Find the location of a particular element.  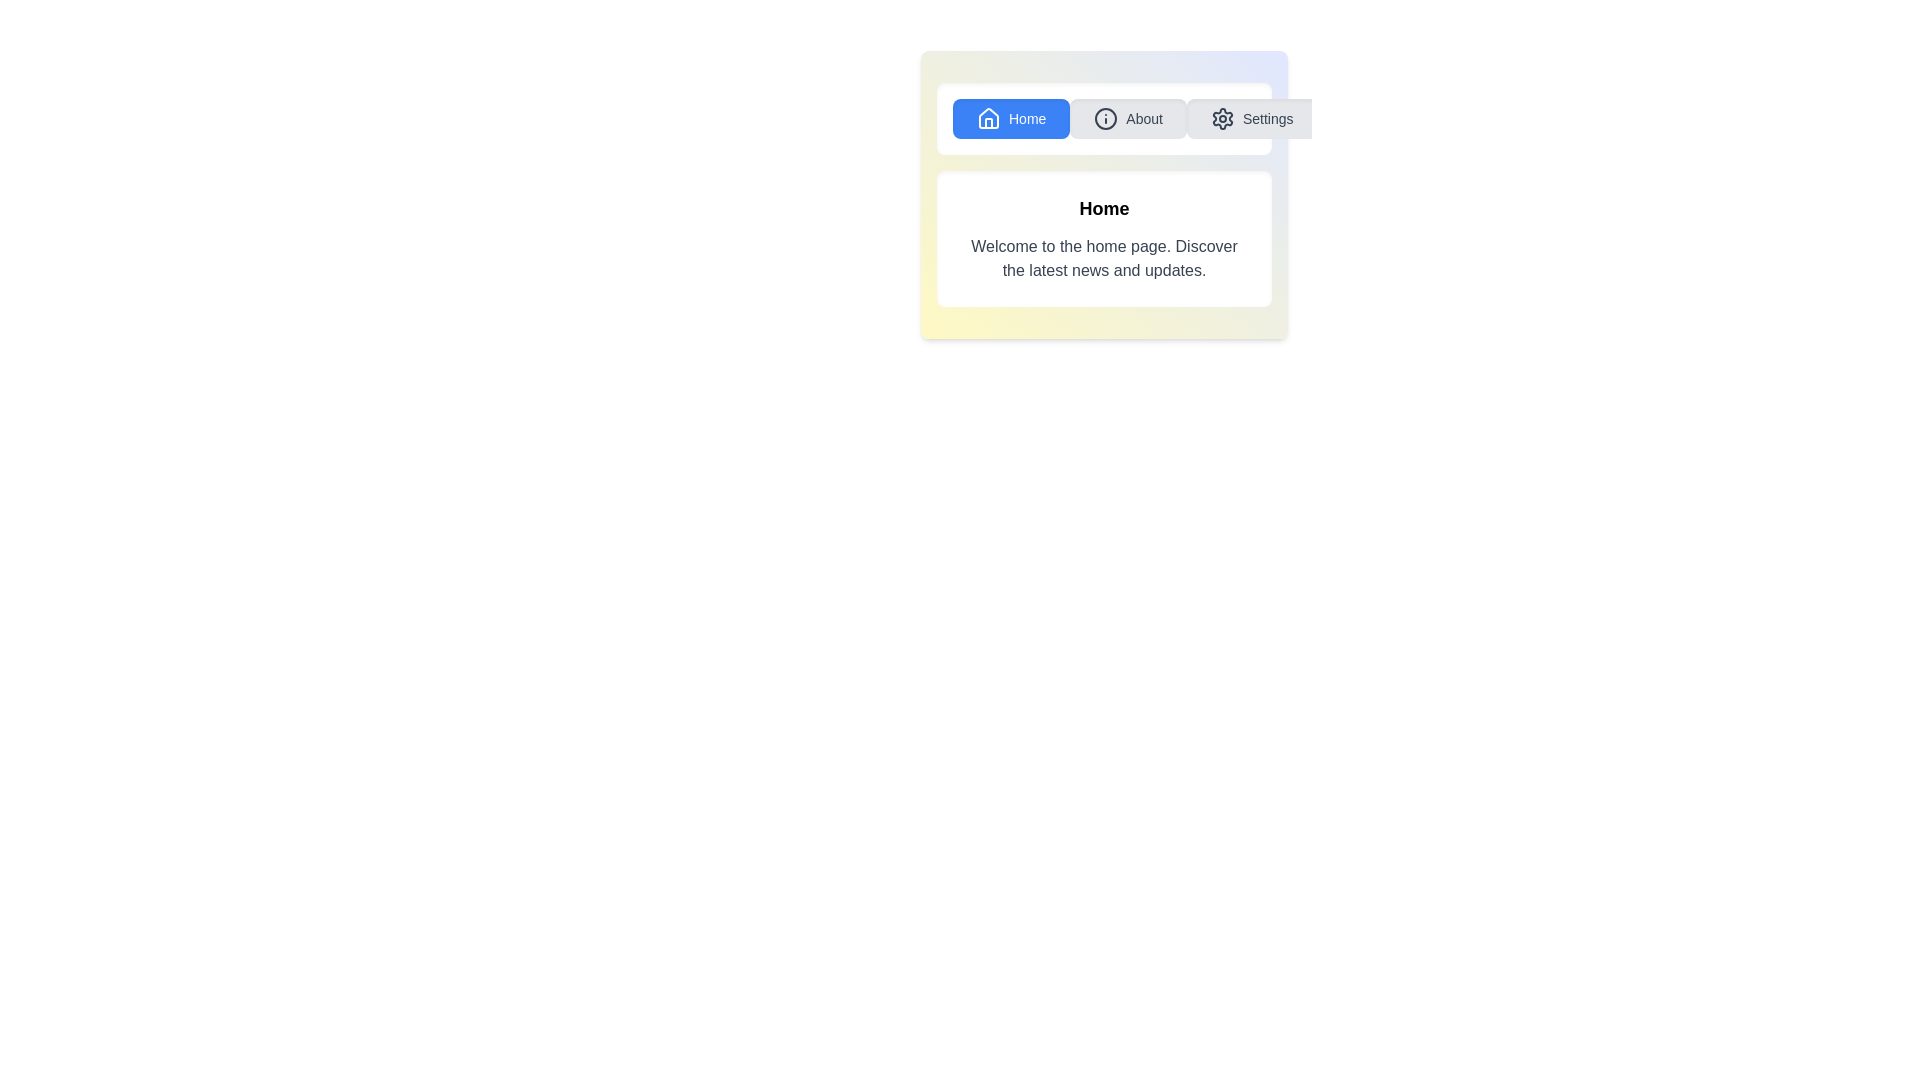

the About tab to display its content is located at coordinates (1128, 119).